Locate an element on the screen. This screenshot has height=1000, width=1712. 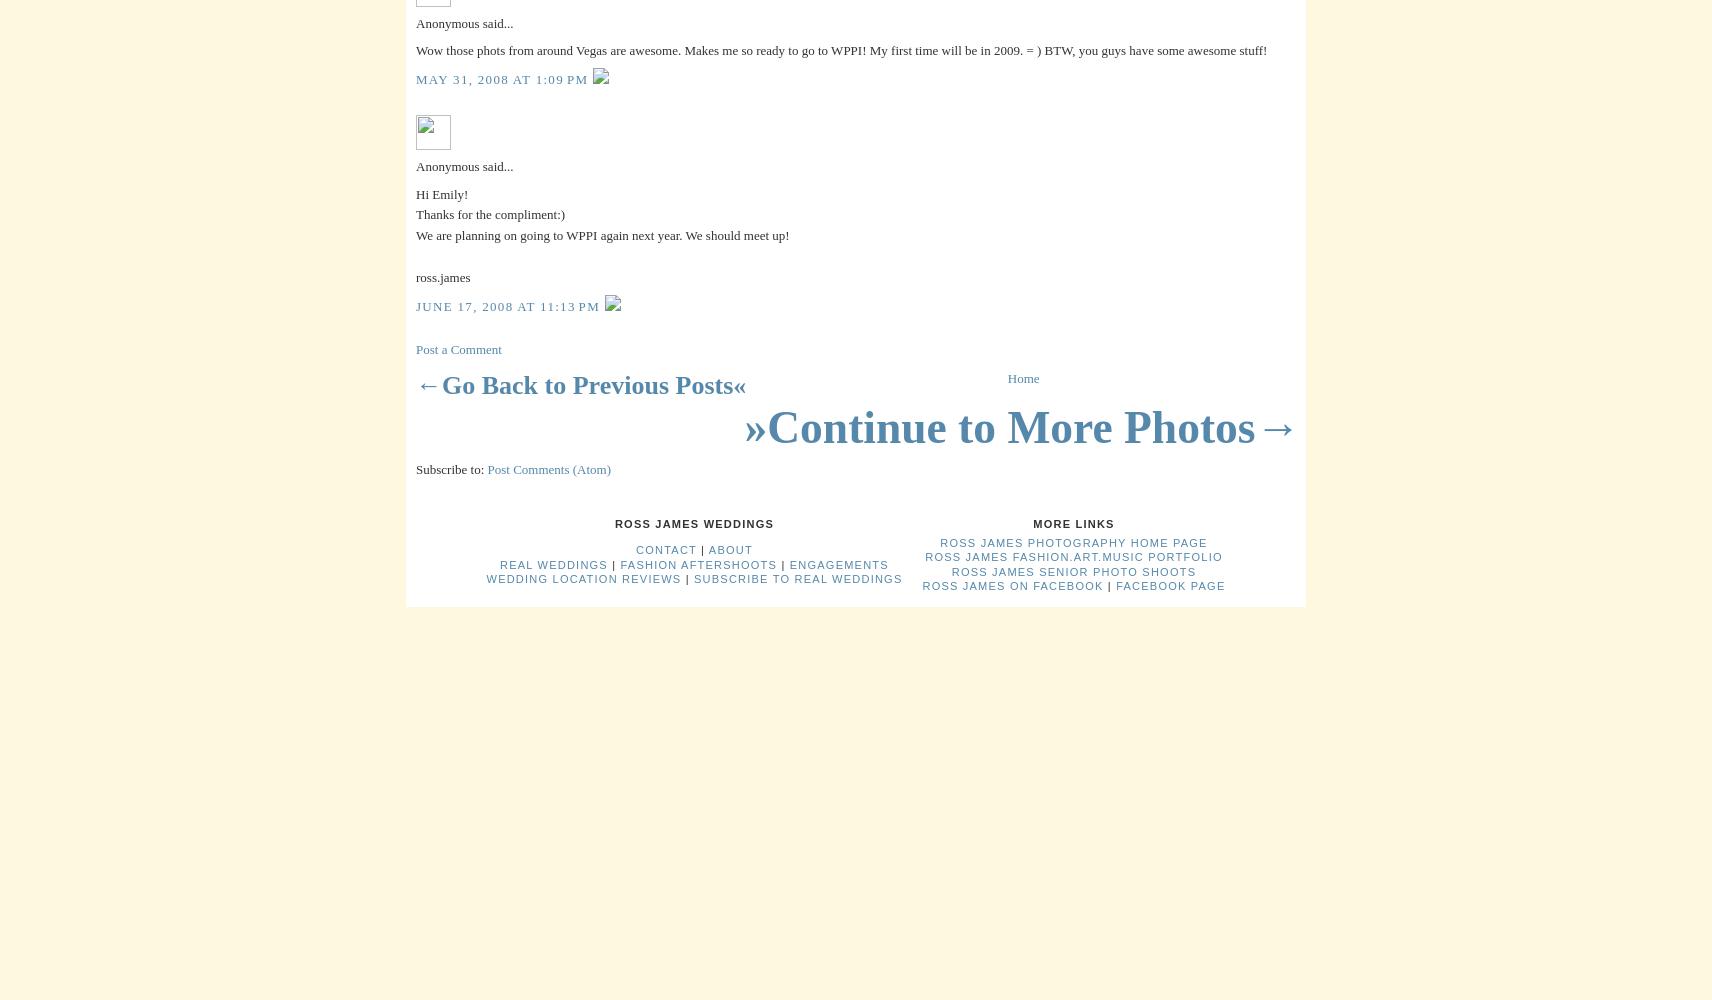
'ross.james' is located at coordinates (442, 276).